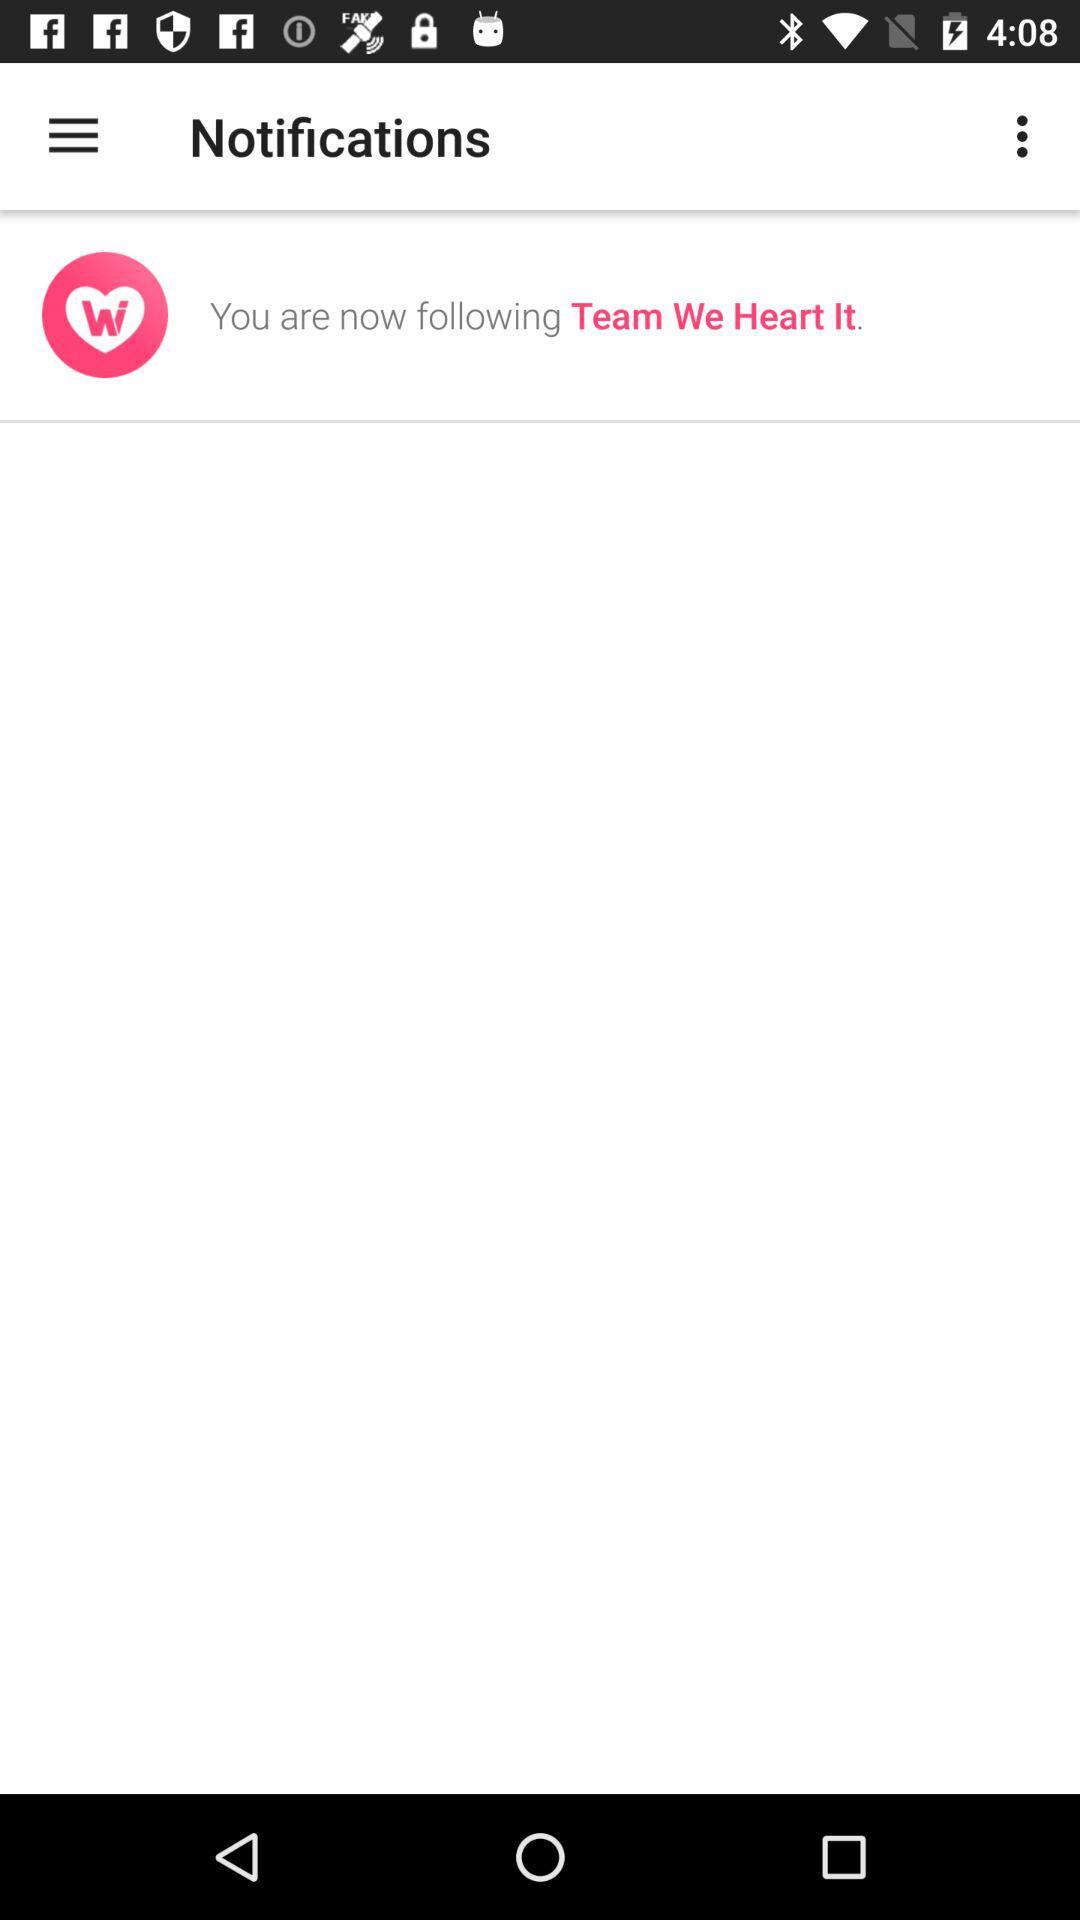 The image size is (1080, 1920). I want to click on the icon at the top right corner, so click(1027, 135).